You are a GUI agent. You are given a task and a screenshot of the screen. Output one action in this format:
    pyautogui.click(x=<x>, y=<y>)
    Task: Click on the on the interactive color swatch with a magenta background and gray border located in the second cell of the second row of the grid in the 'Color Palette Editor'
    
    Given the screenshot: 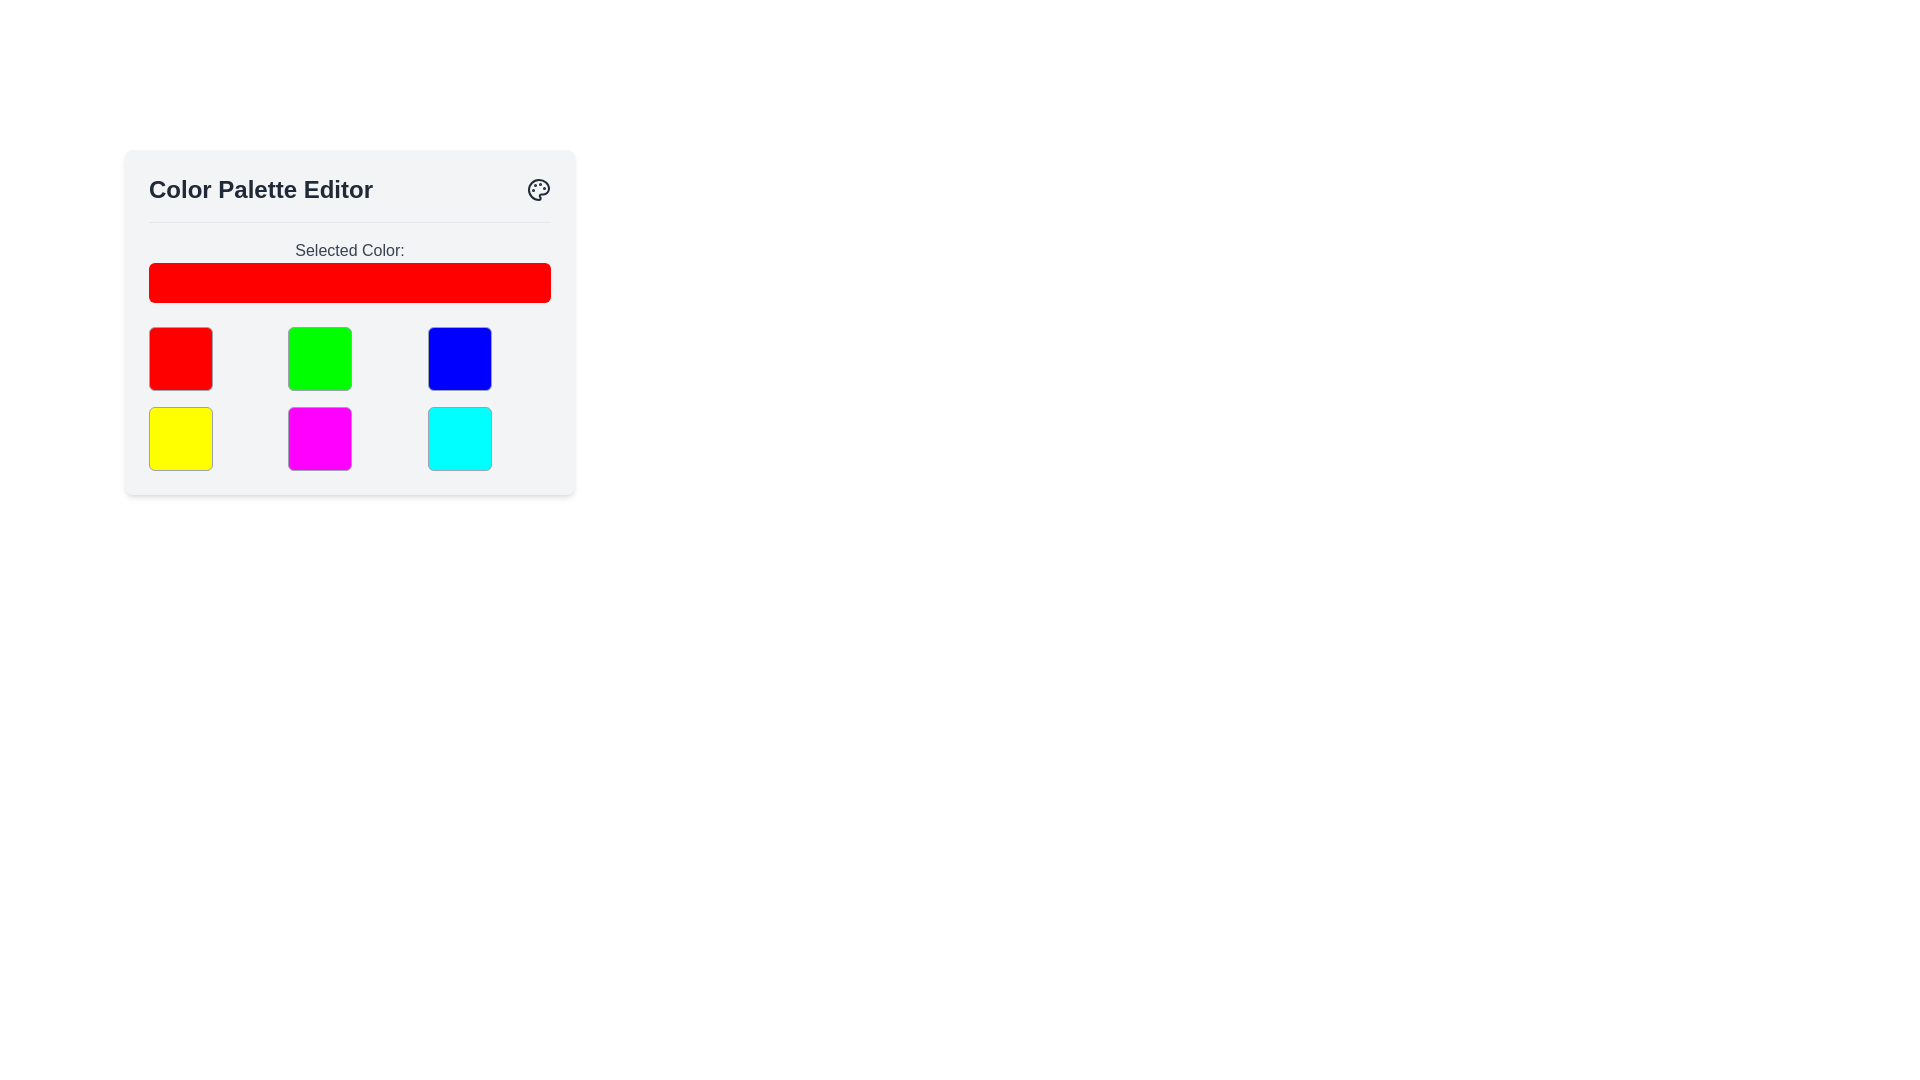 What is the action you would take?
    pyautogui.click(x=320, y=438)
    